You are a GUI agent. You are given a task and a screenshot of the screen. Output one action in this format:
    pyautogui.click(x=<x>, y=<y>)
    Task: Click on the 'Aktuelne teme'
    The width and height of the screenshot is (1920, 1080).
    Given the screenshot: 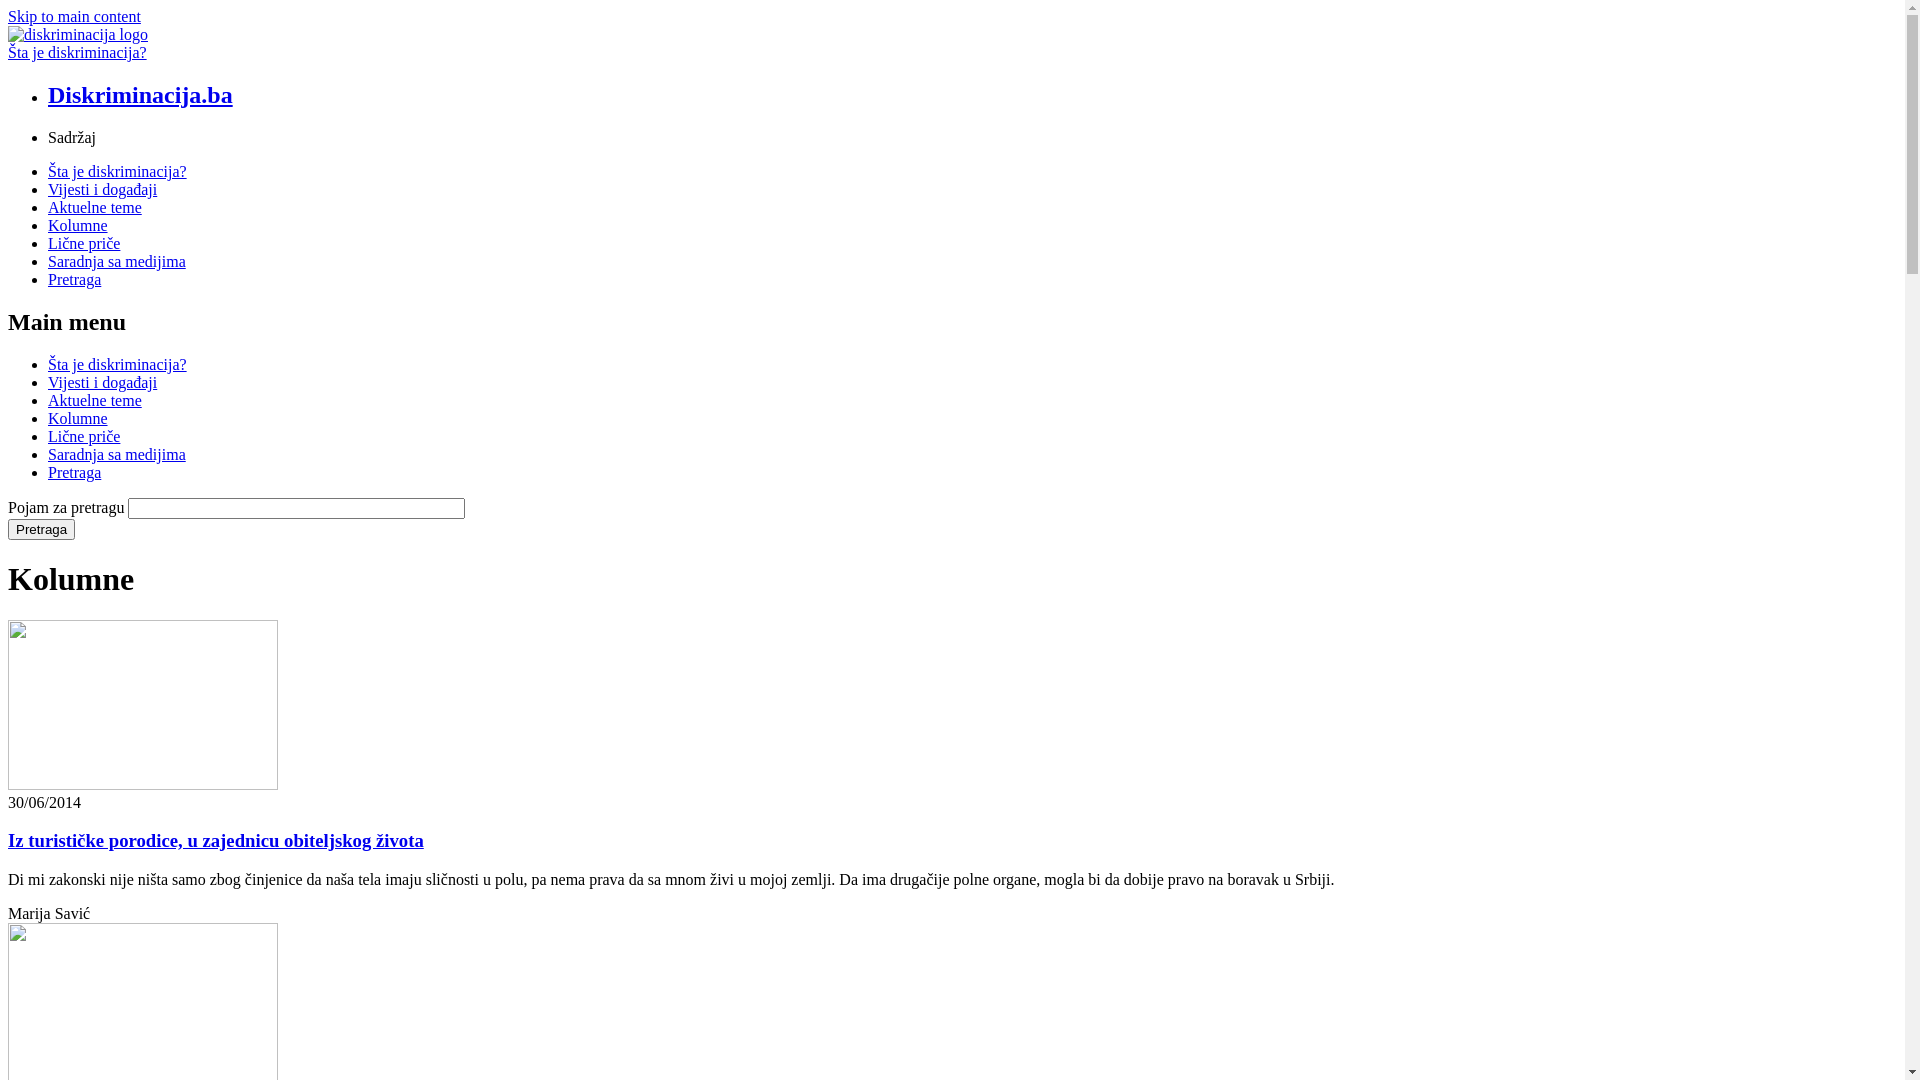 What is the action you would take?
    pyautogui.click(x=94, y=207)
    